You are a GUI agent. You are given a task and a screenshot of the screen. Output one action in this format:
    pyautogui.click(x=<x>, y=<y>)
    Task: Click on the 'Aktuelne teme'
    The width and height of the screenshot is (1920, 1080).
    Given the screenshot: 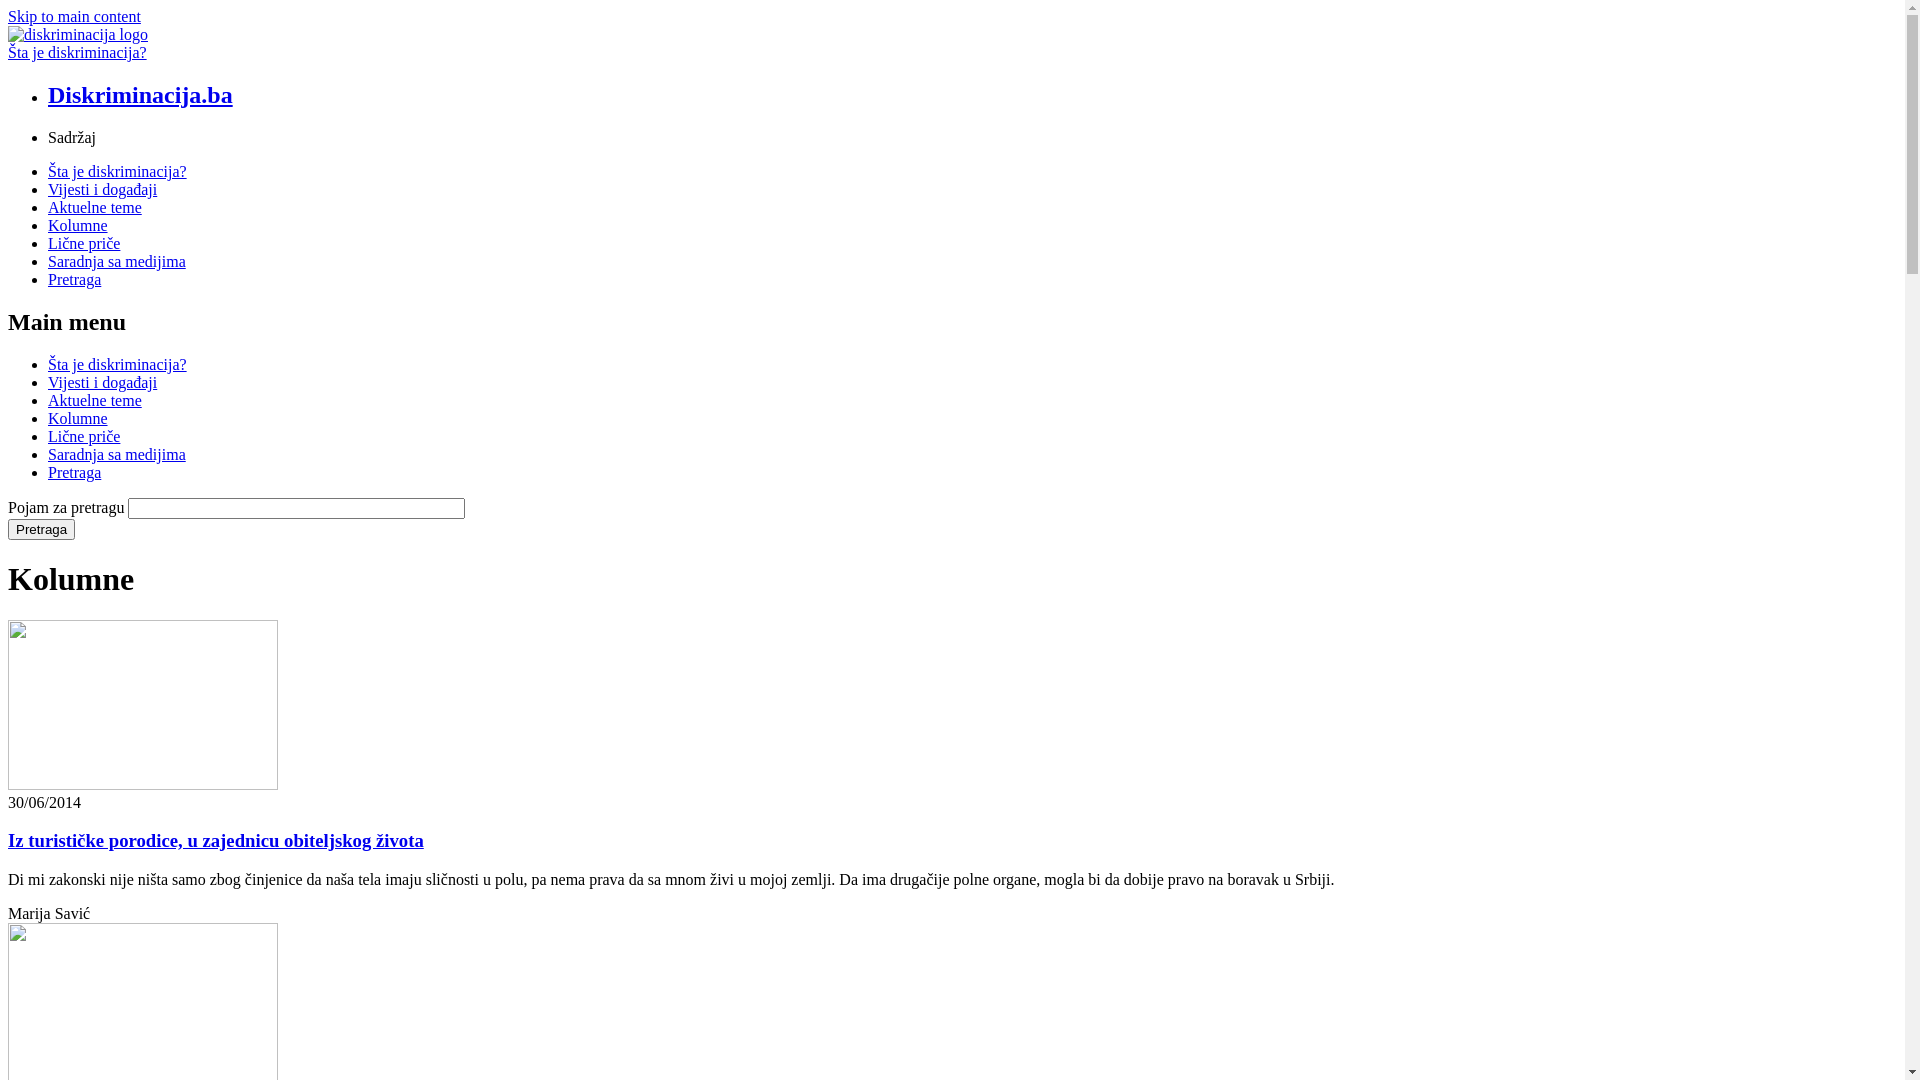 What is the action you would take?
    pyautogui.click(x=94, y=207)
    